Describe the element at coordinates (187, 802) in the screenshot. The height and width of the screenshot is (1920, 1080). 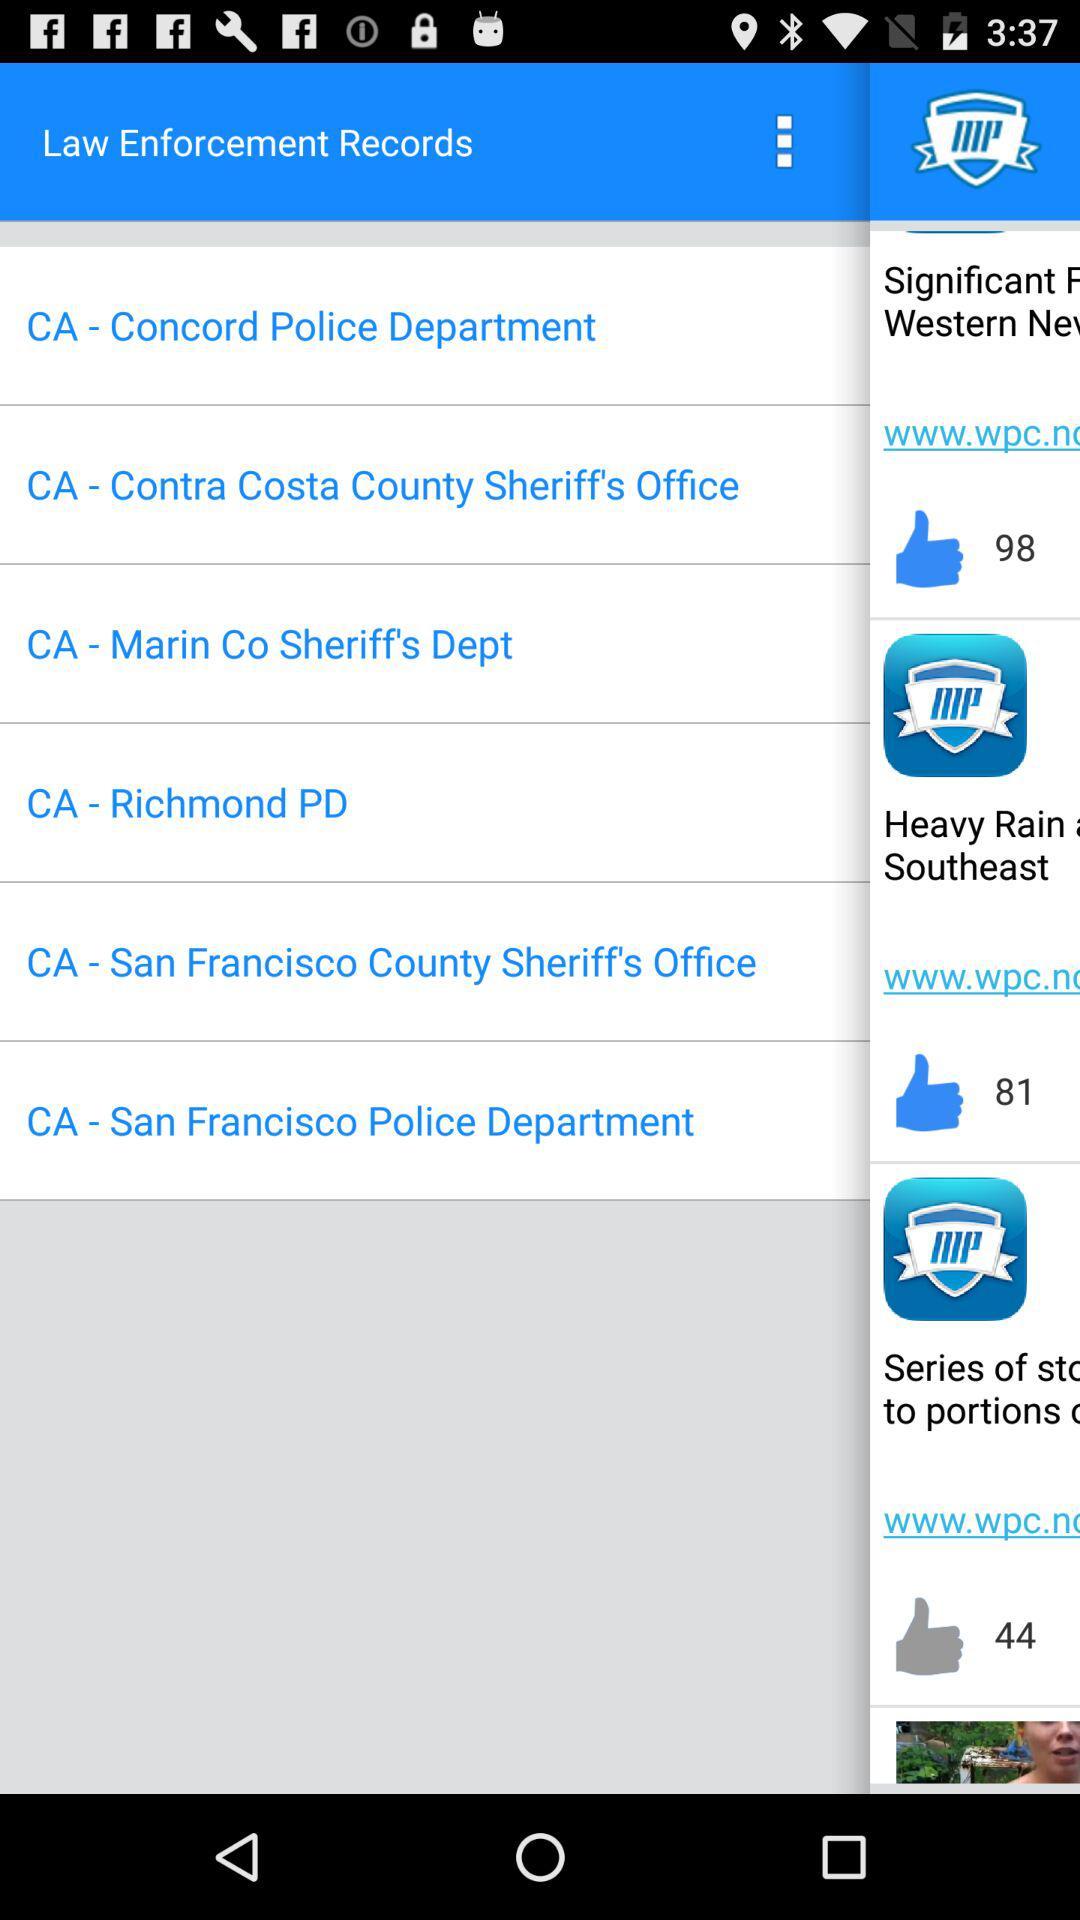
I see `ca - richmond pd icon` at that location.